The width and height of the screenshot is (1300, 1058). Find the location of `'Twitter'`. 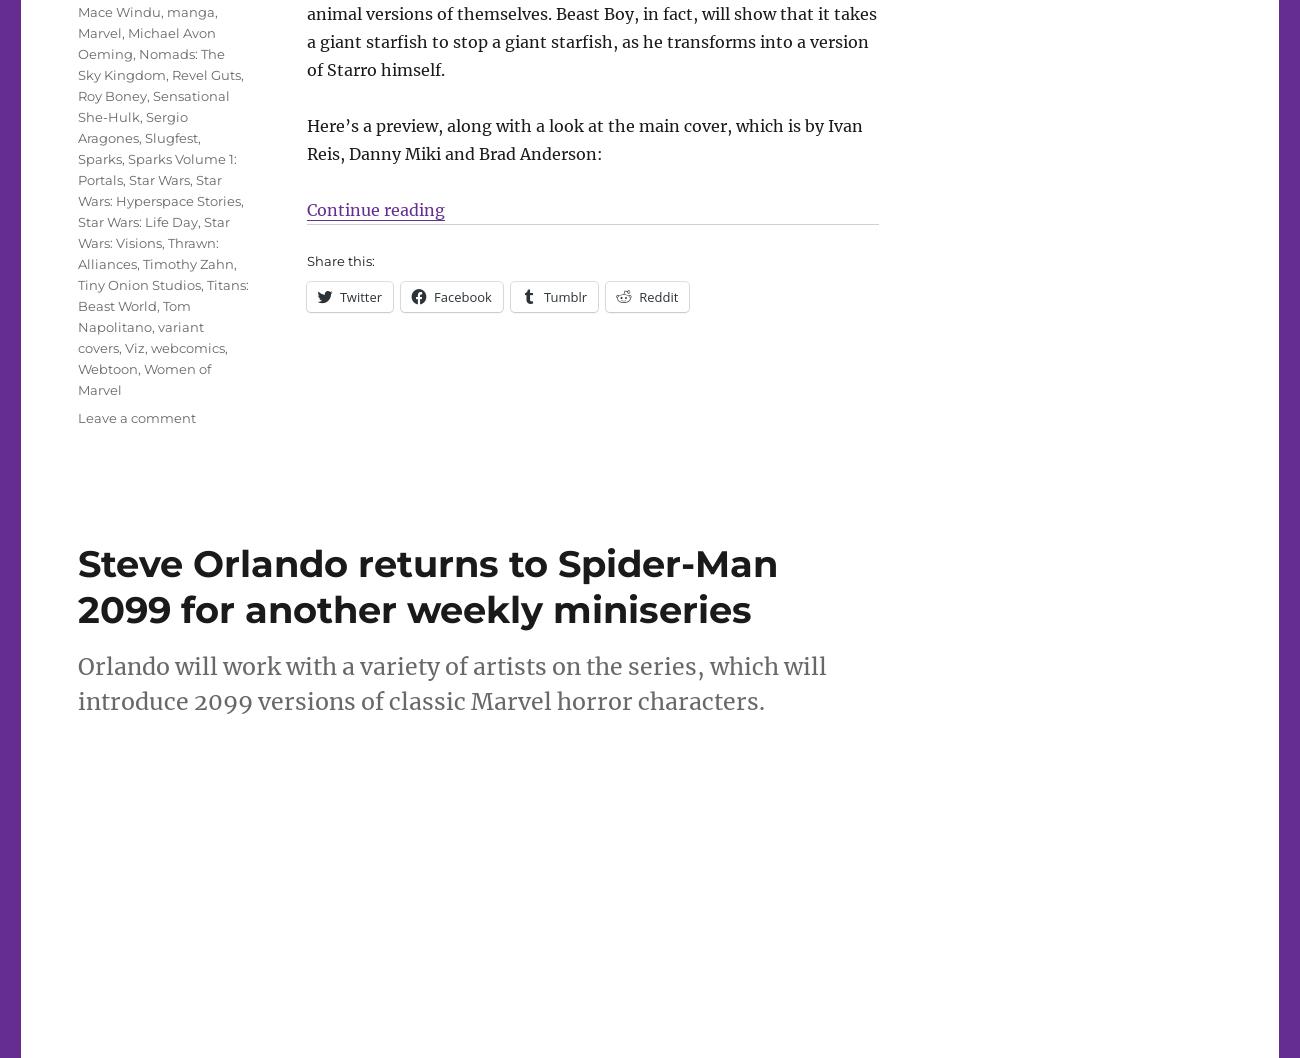

'Twitter' is located at coordinates (359, 295).